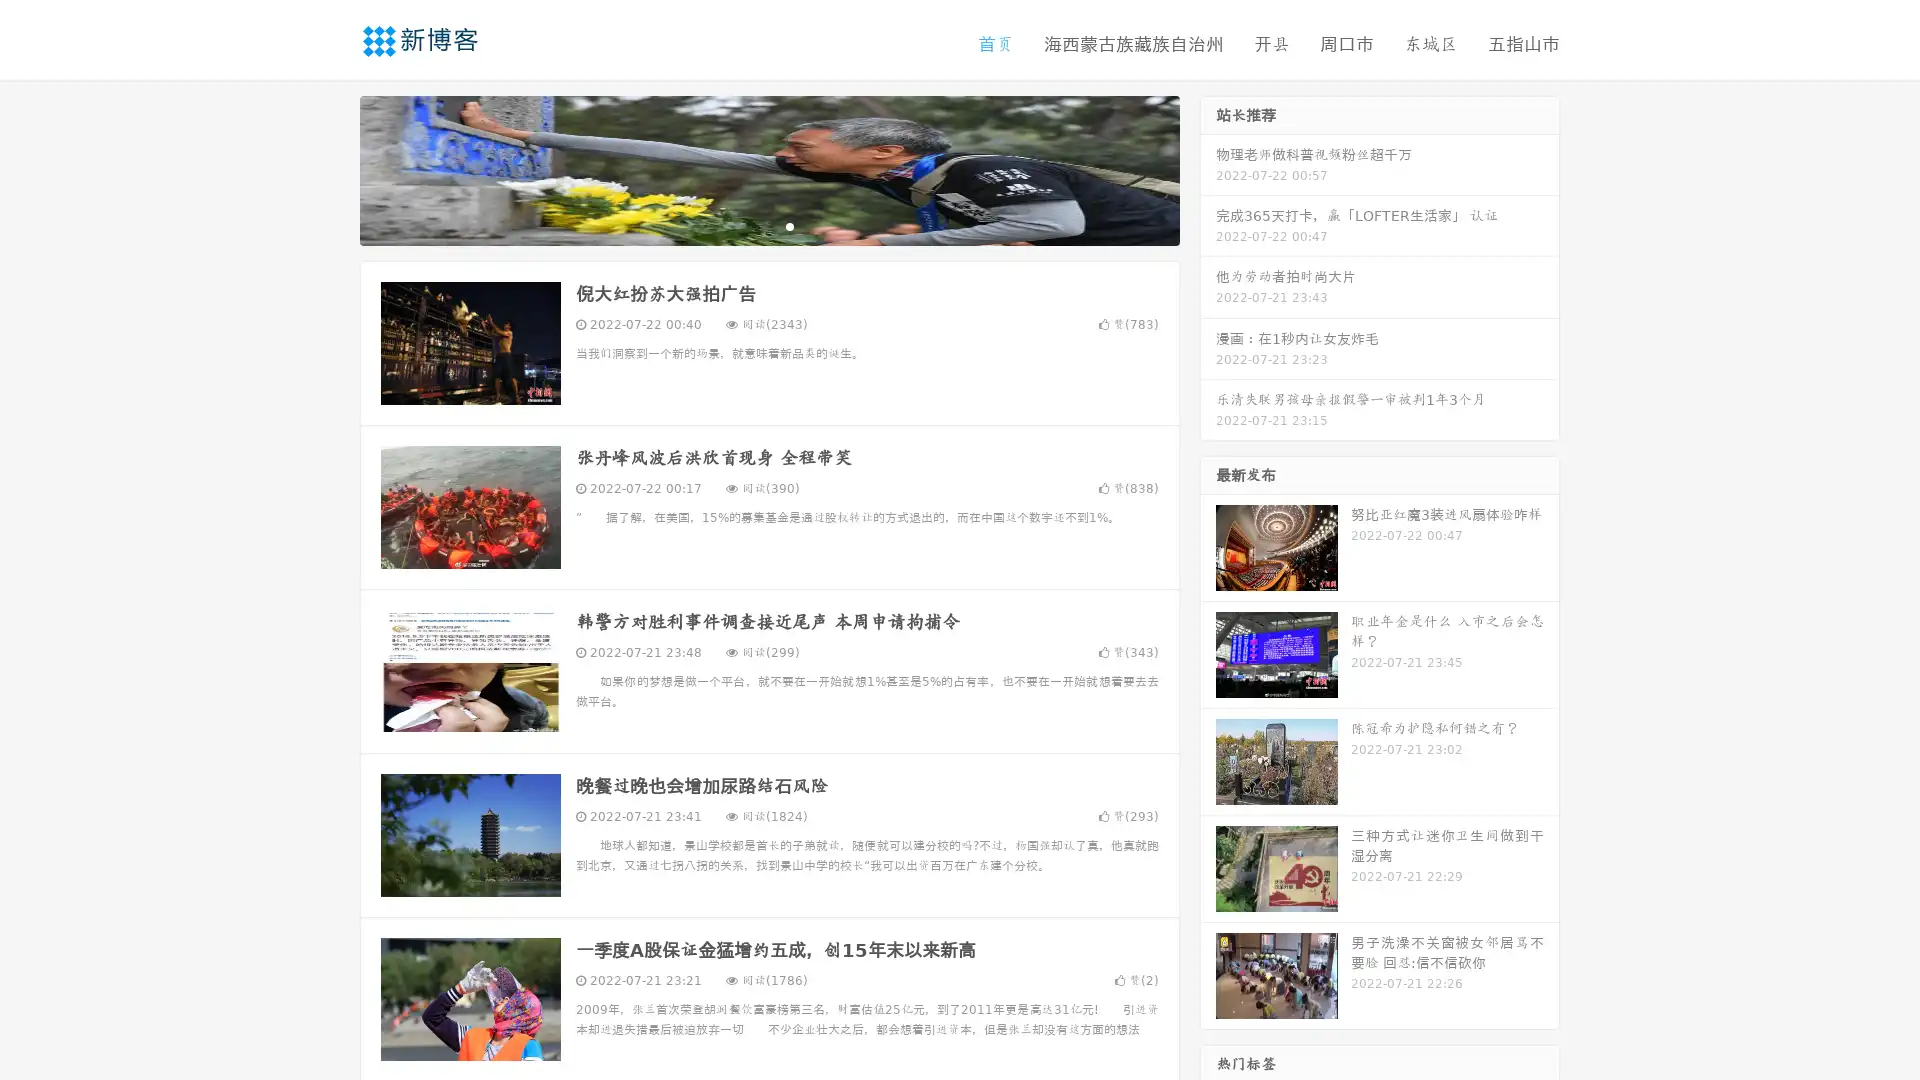  I want to click on Go to slide 2, so click(768, 225).